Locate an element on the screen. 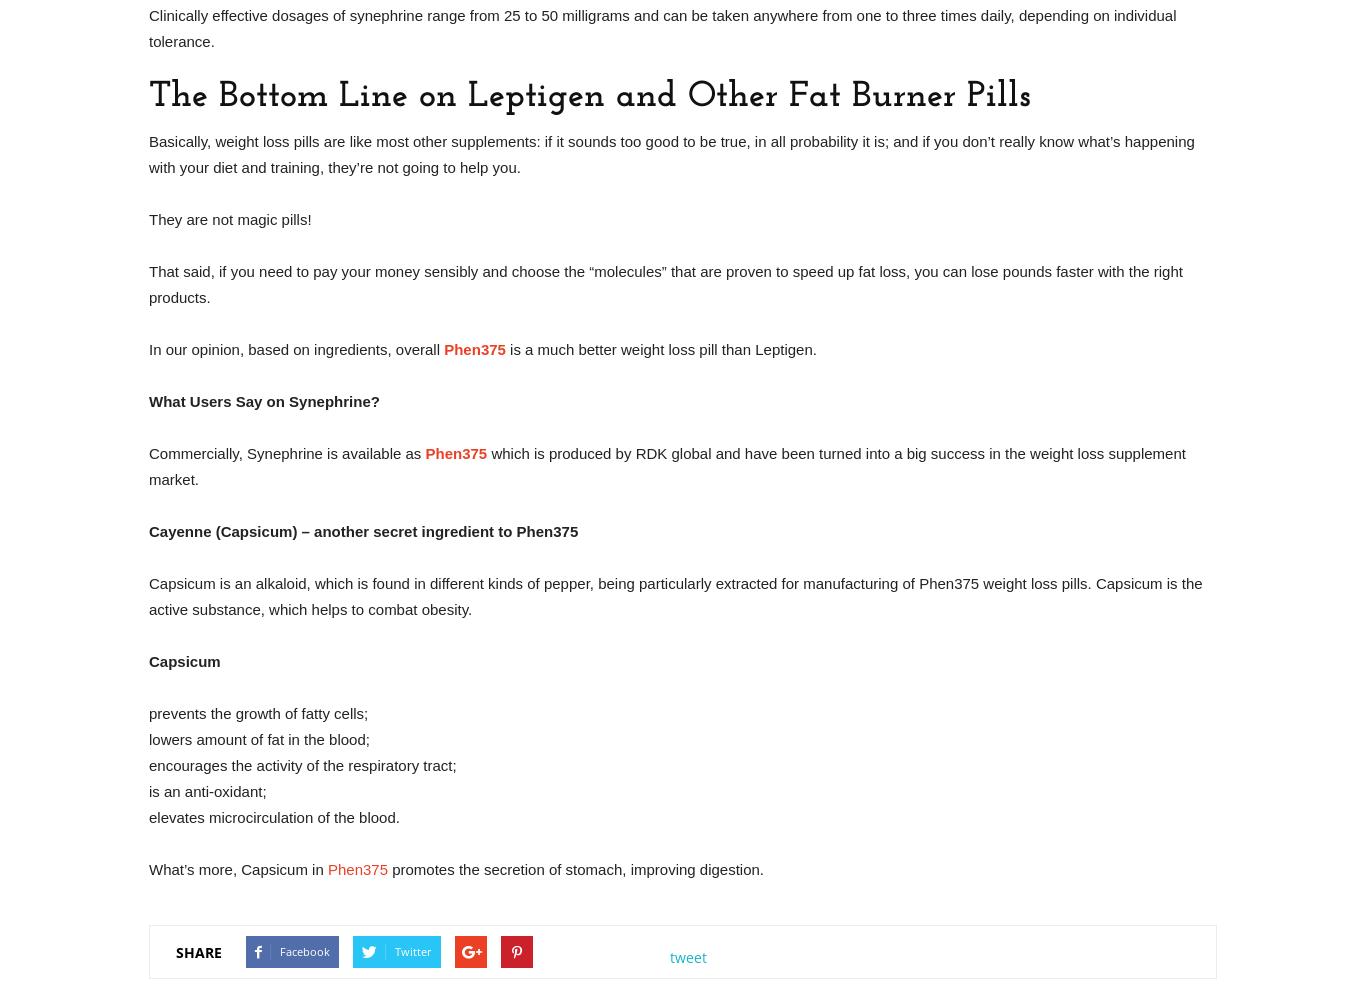  'encourages the activity of the respiratory tract;' is located at coordinates (302, 764).